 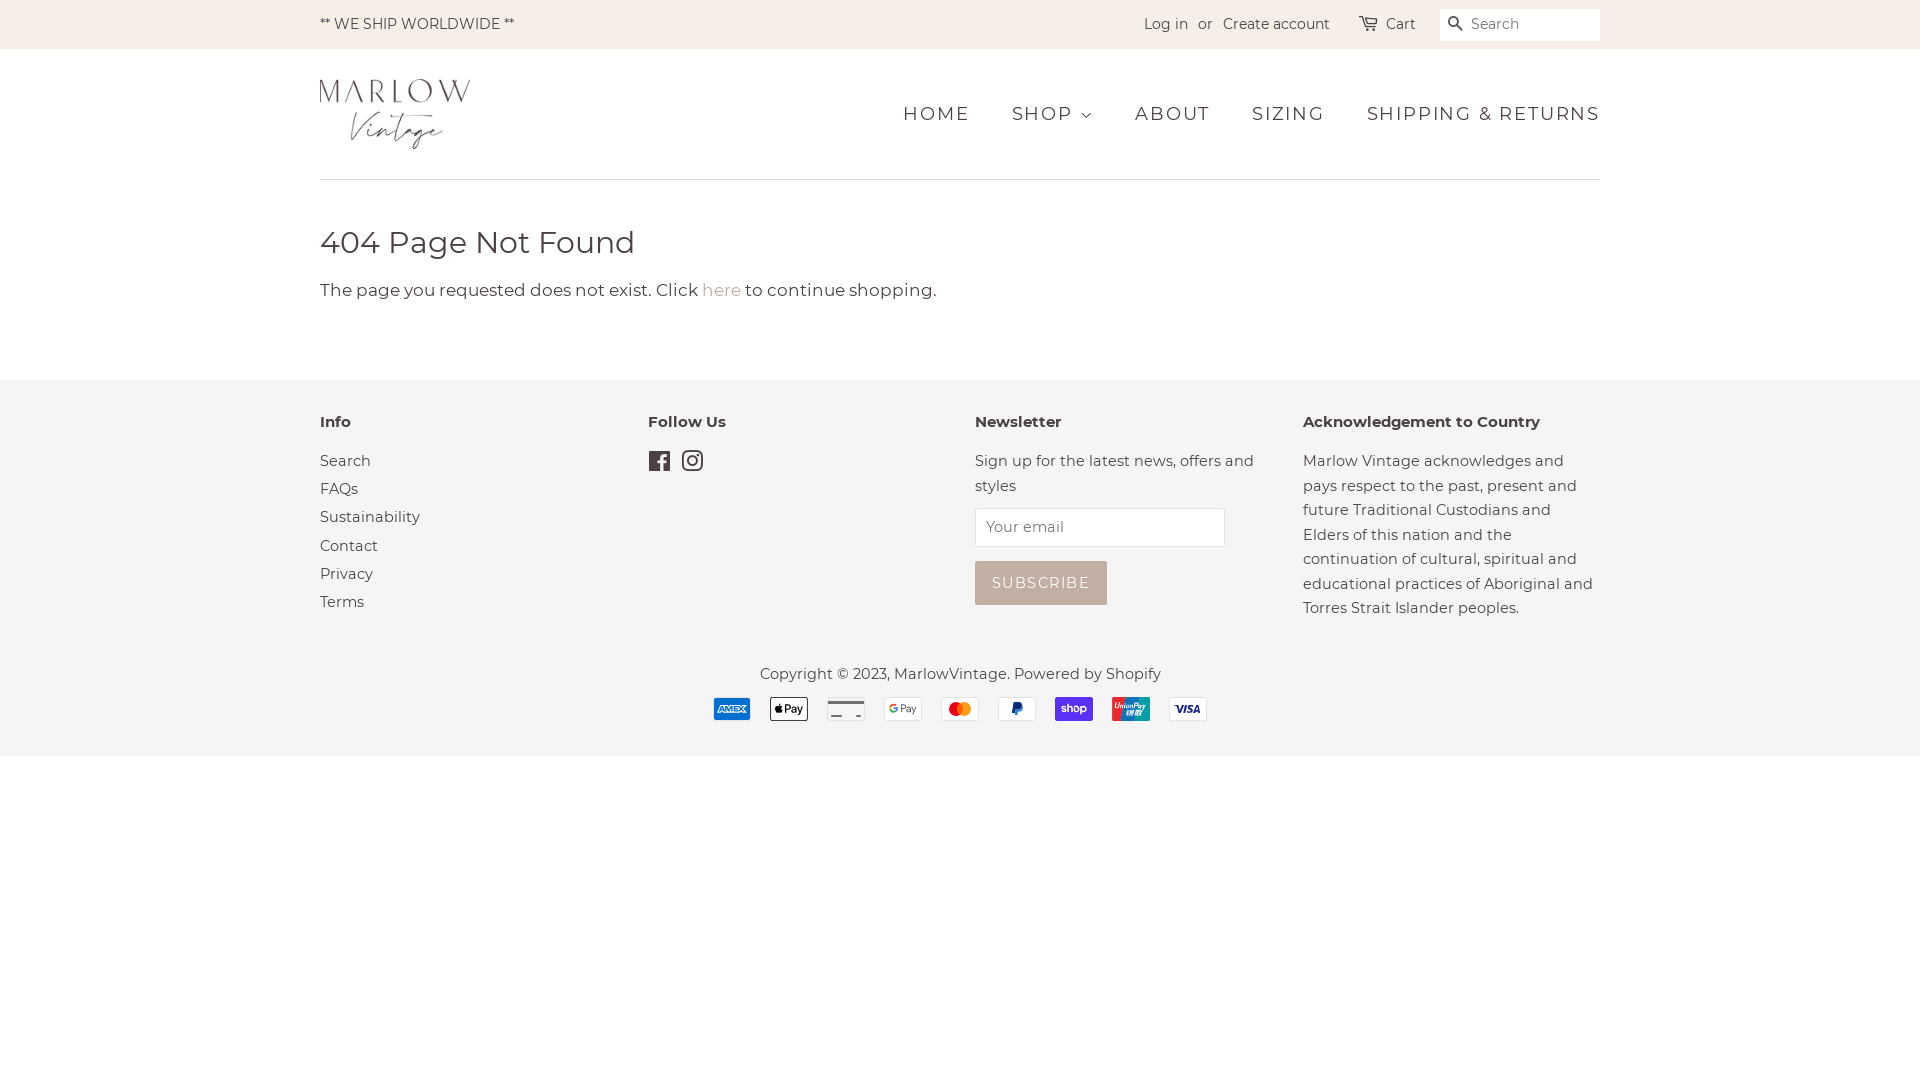 I want to click on 'Log in', so click(x=1166, y=23).